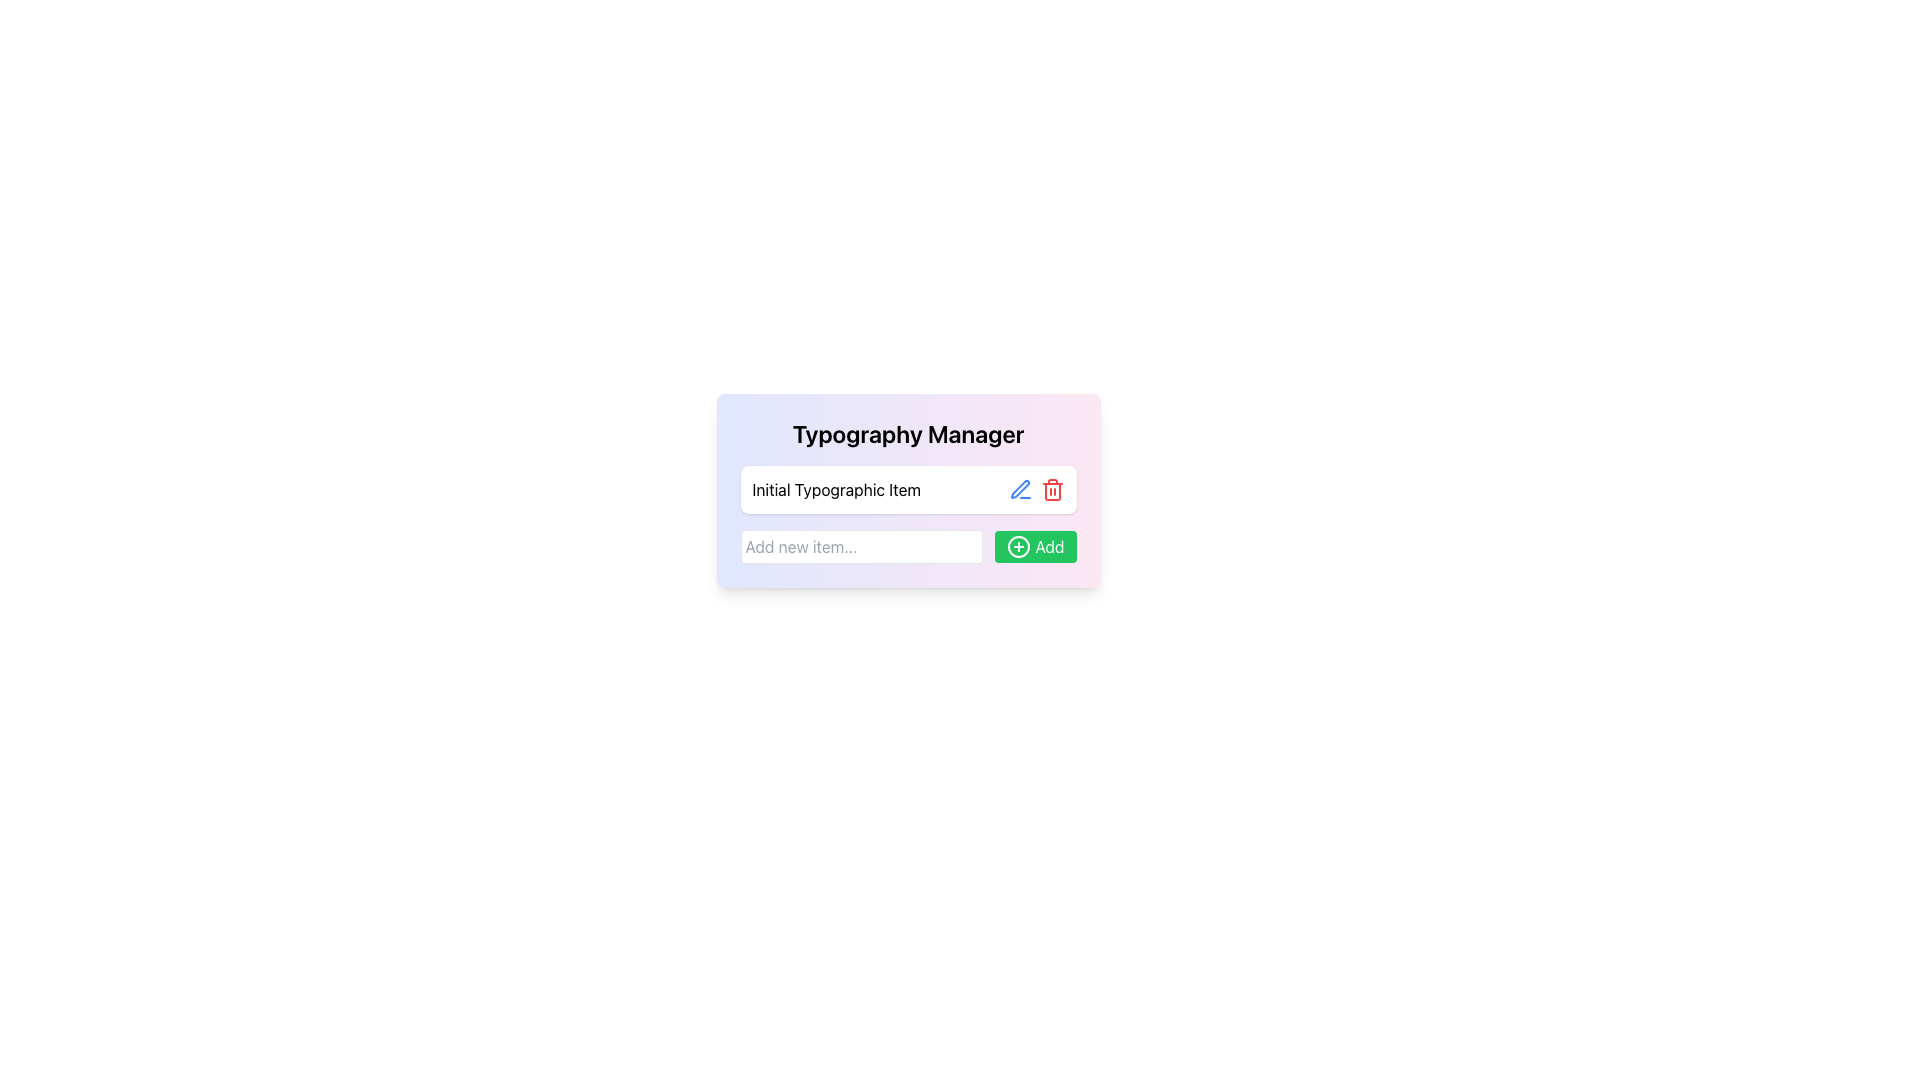 The width and height of the screenshot is (1920, 1080). Describe the element at coordinates (907, 433) in the screenshot. I see `the text heading element labeled 'Typography Manager' at the top of the panel, which indicates the content category within the card` at that location.